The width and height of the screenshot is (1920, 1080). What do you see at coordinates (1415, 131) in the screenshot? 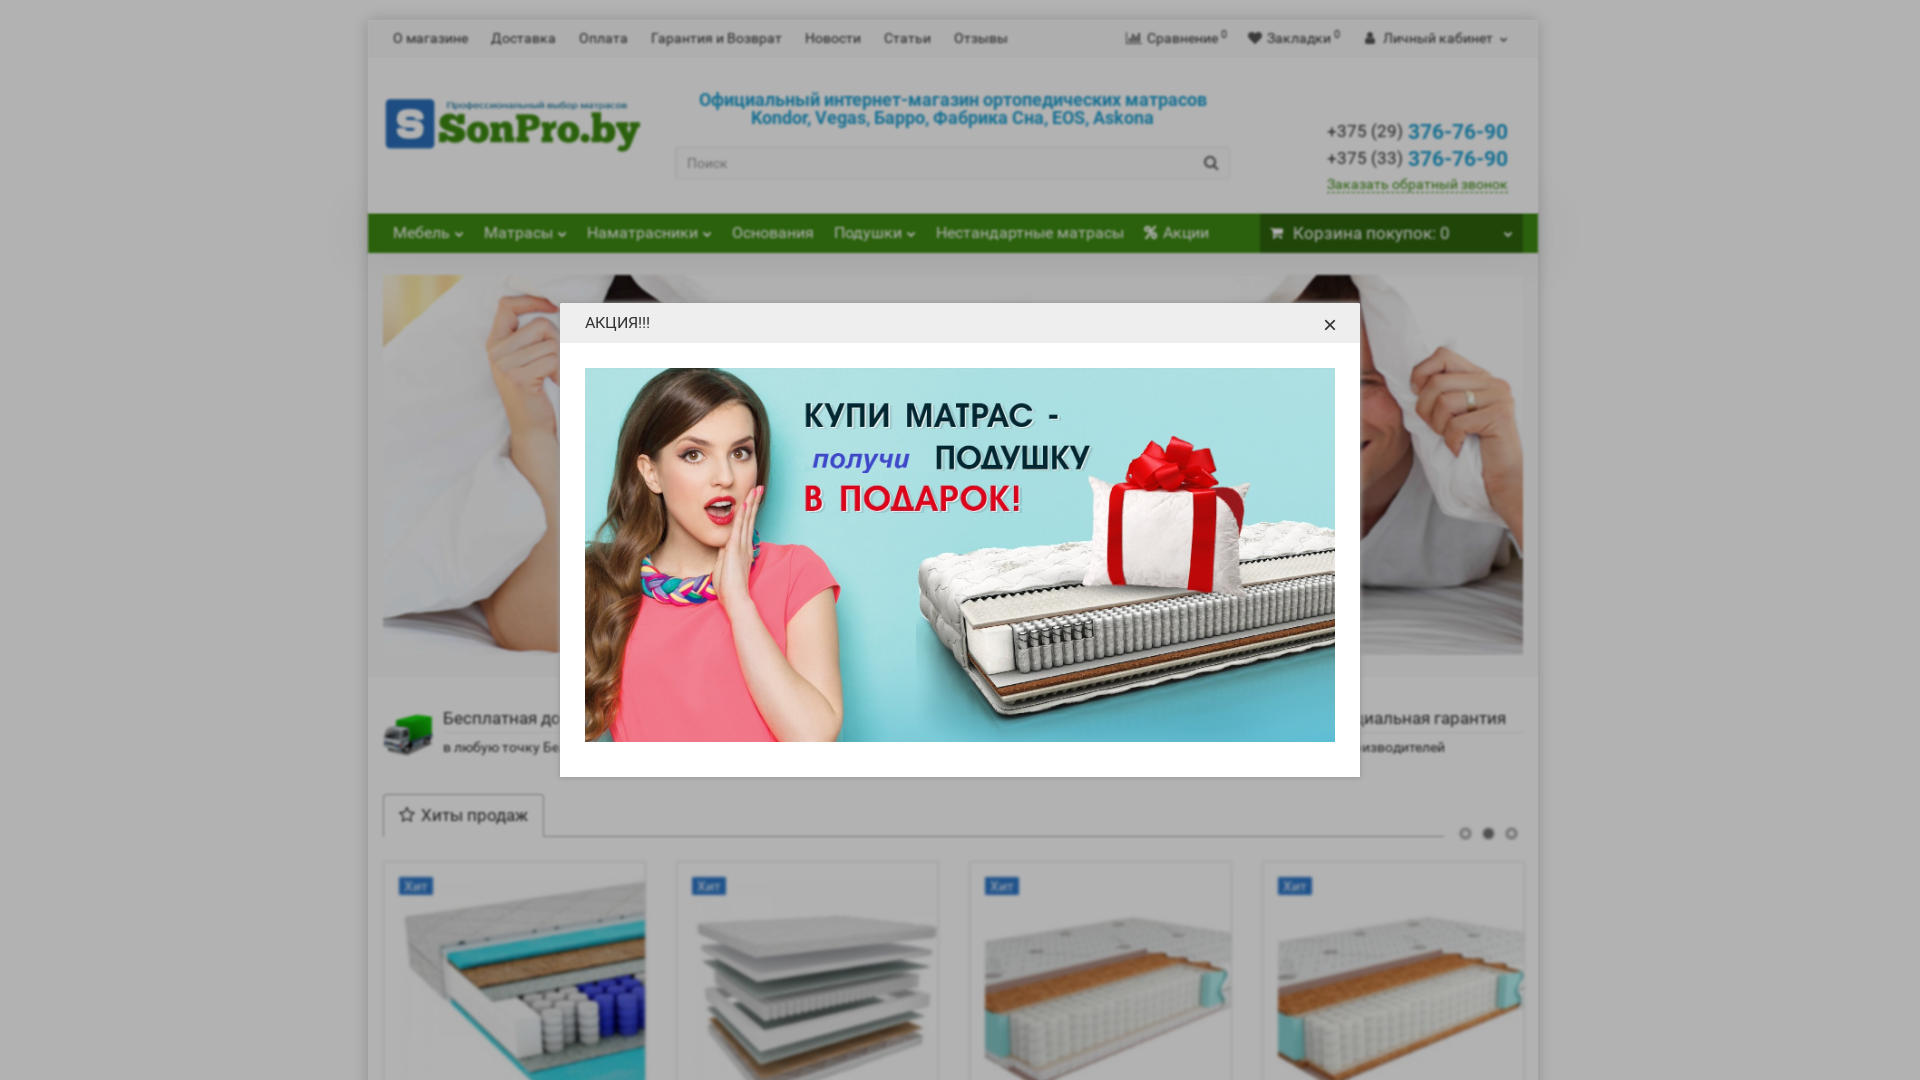
I see `'+375 (29) 376-76-90'` at bounding box center [1415, 131].